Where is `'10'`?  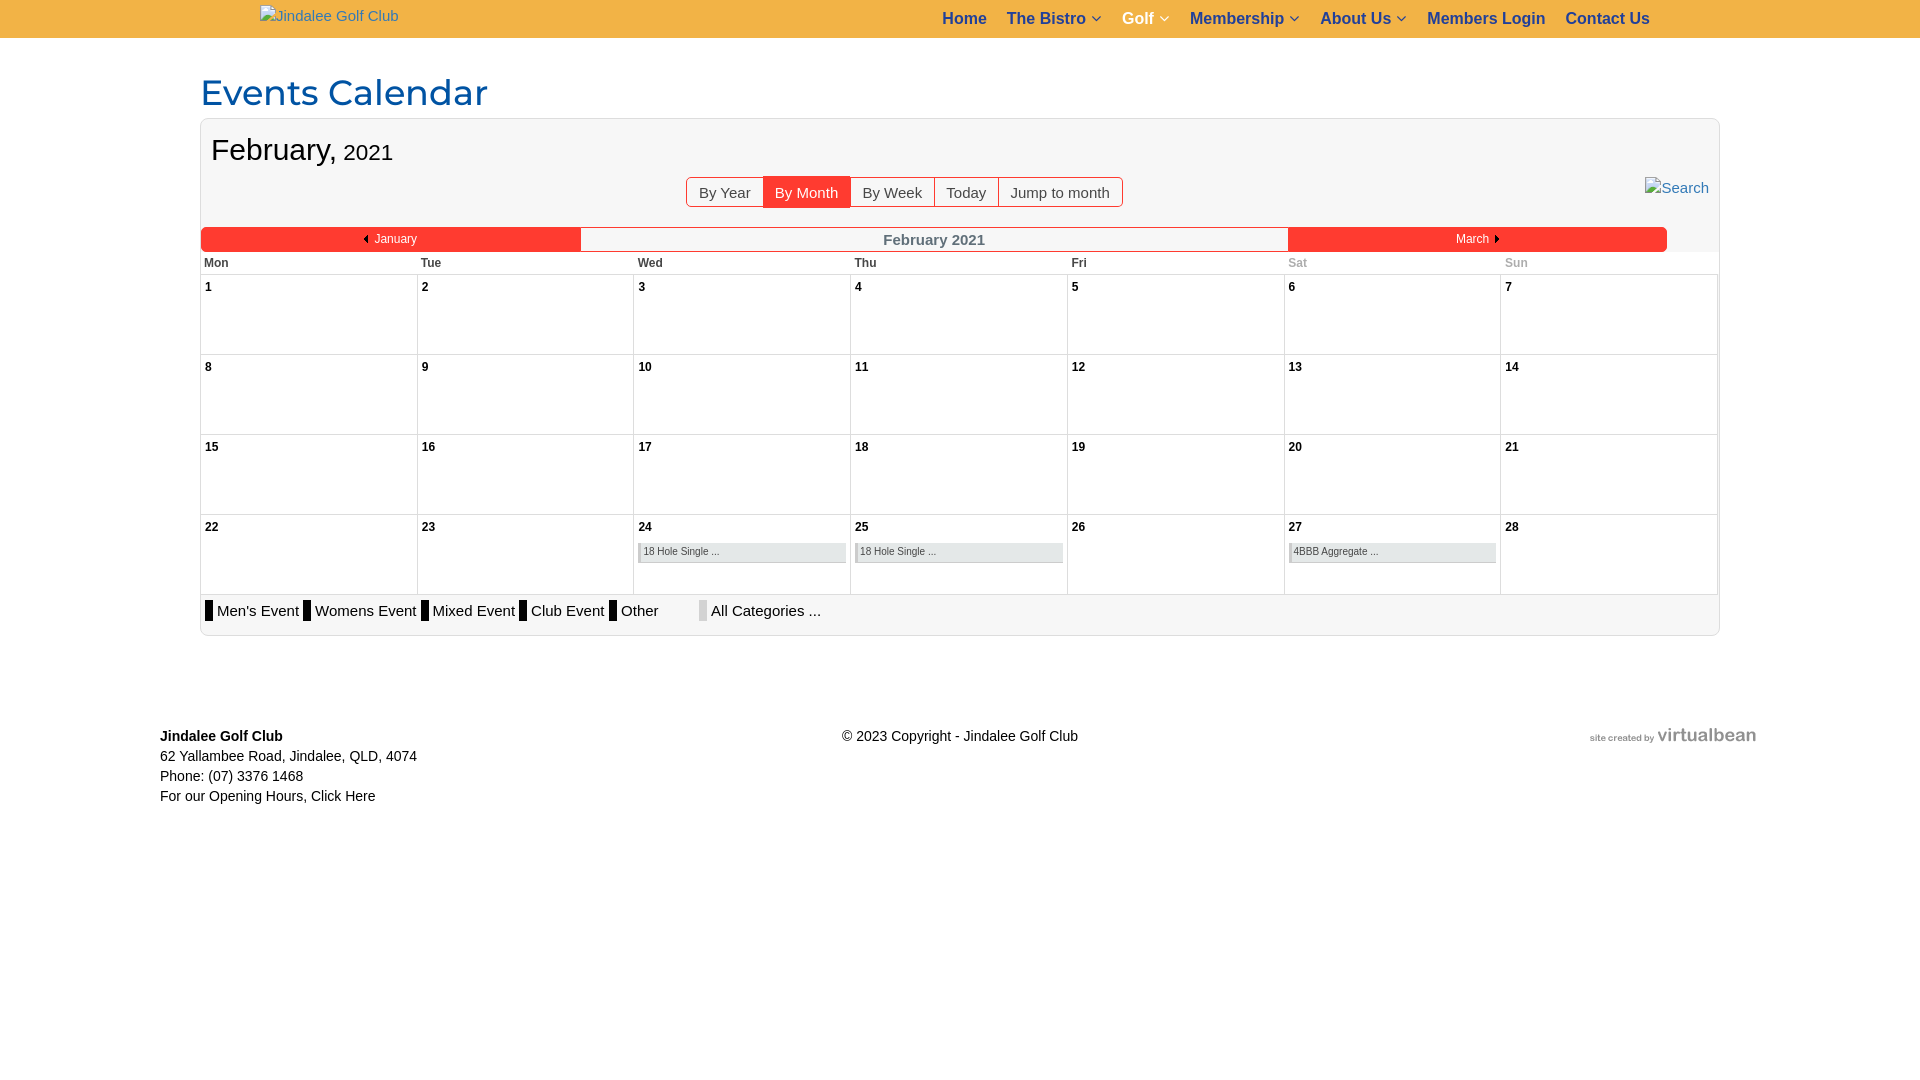 '10' is located at coordinates (644, 366).